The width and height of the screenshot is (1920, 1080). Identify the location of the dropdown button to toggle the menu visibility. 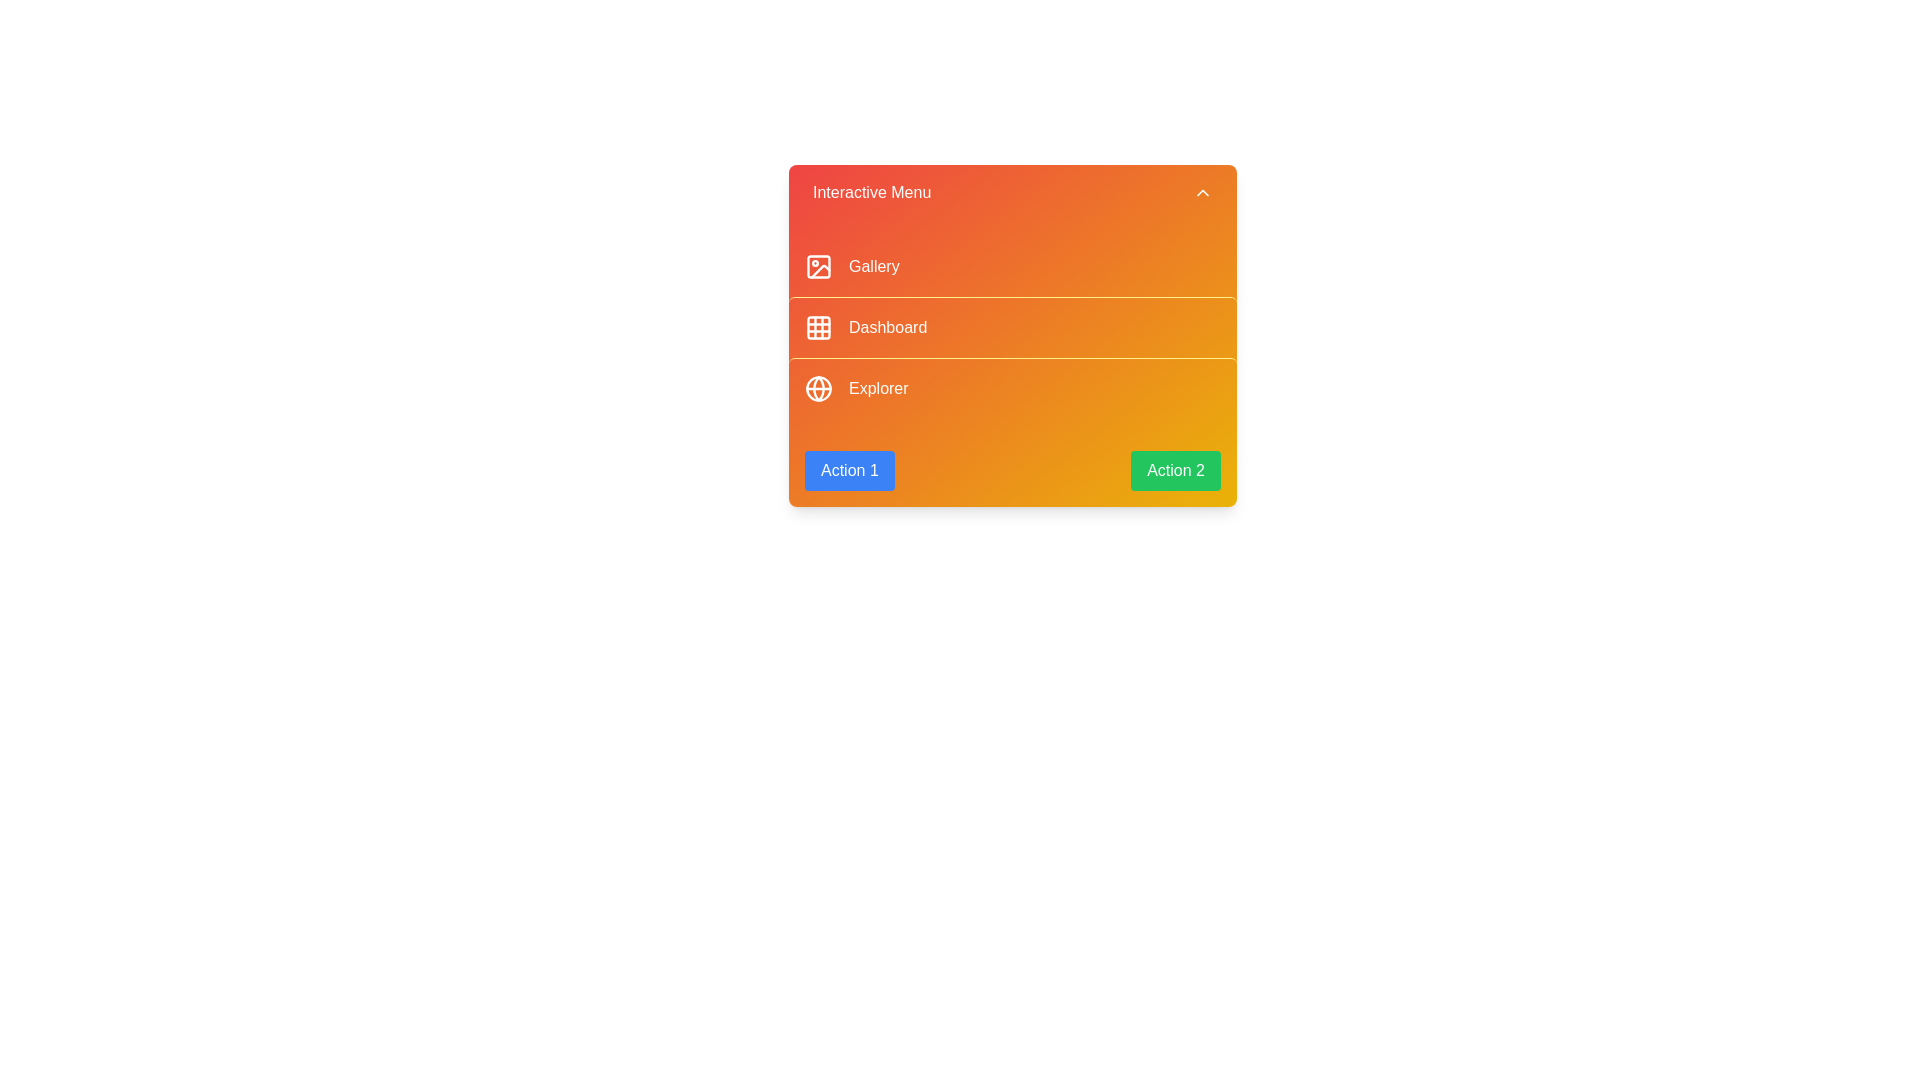
(1012, 192).